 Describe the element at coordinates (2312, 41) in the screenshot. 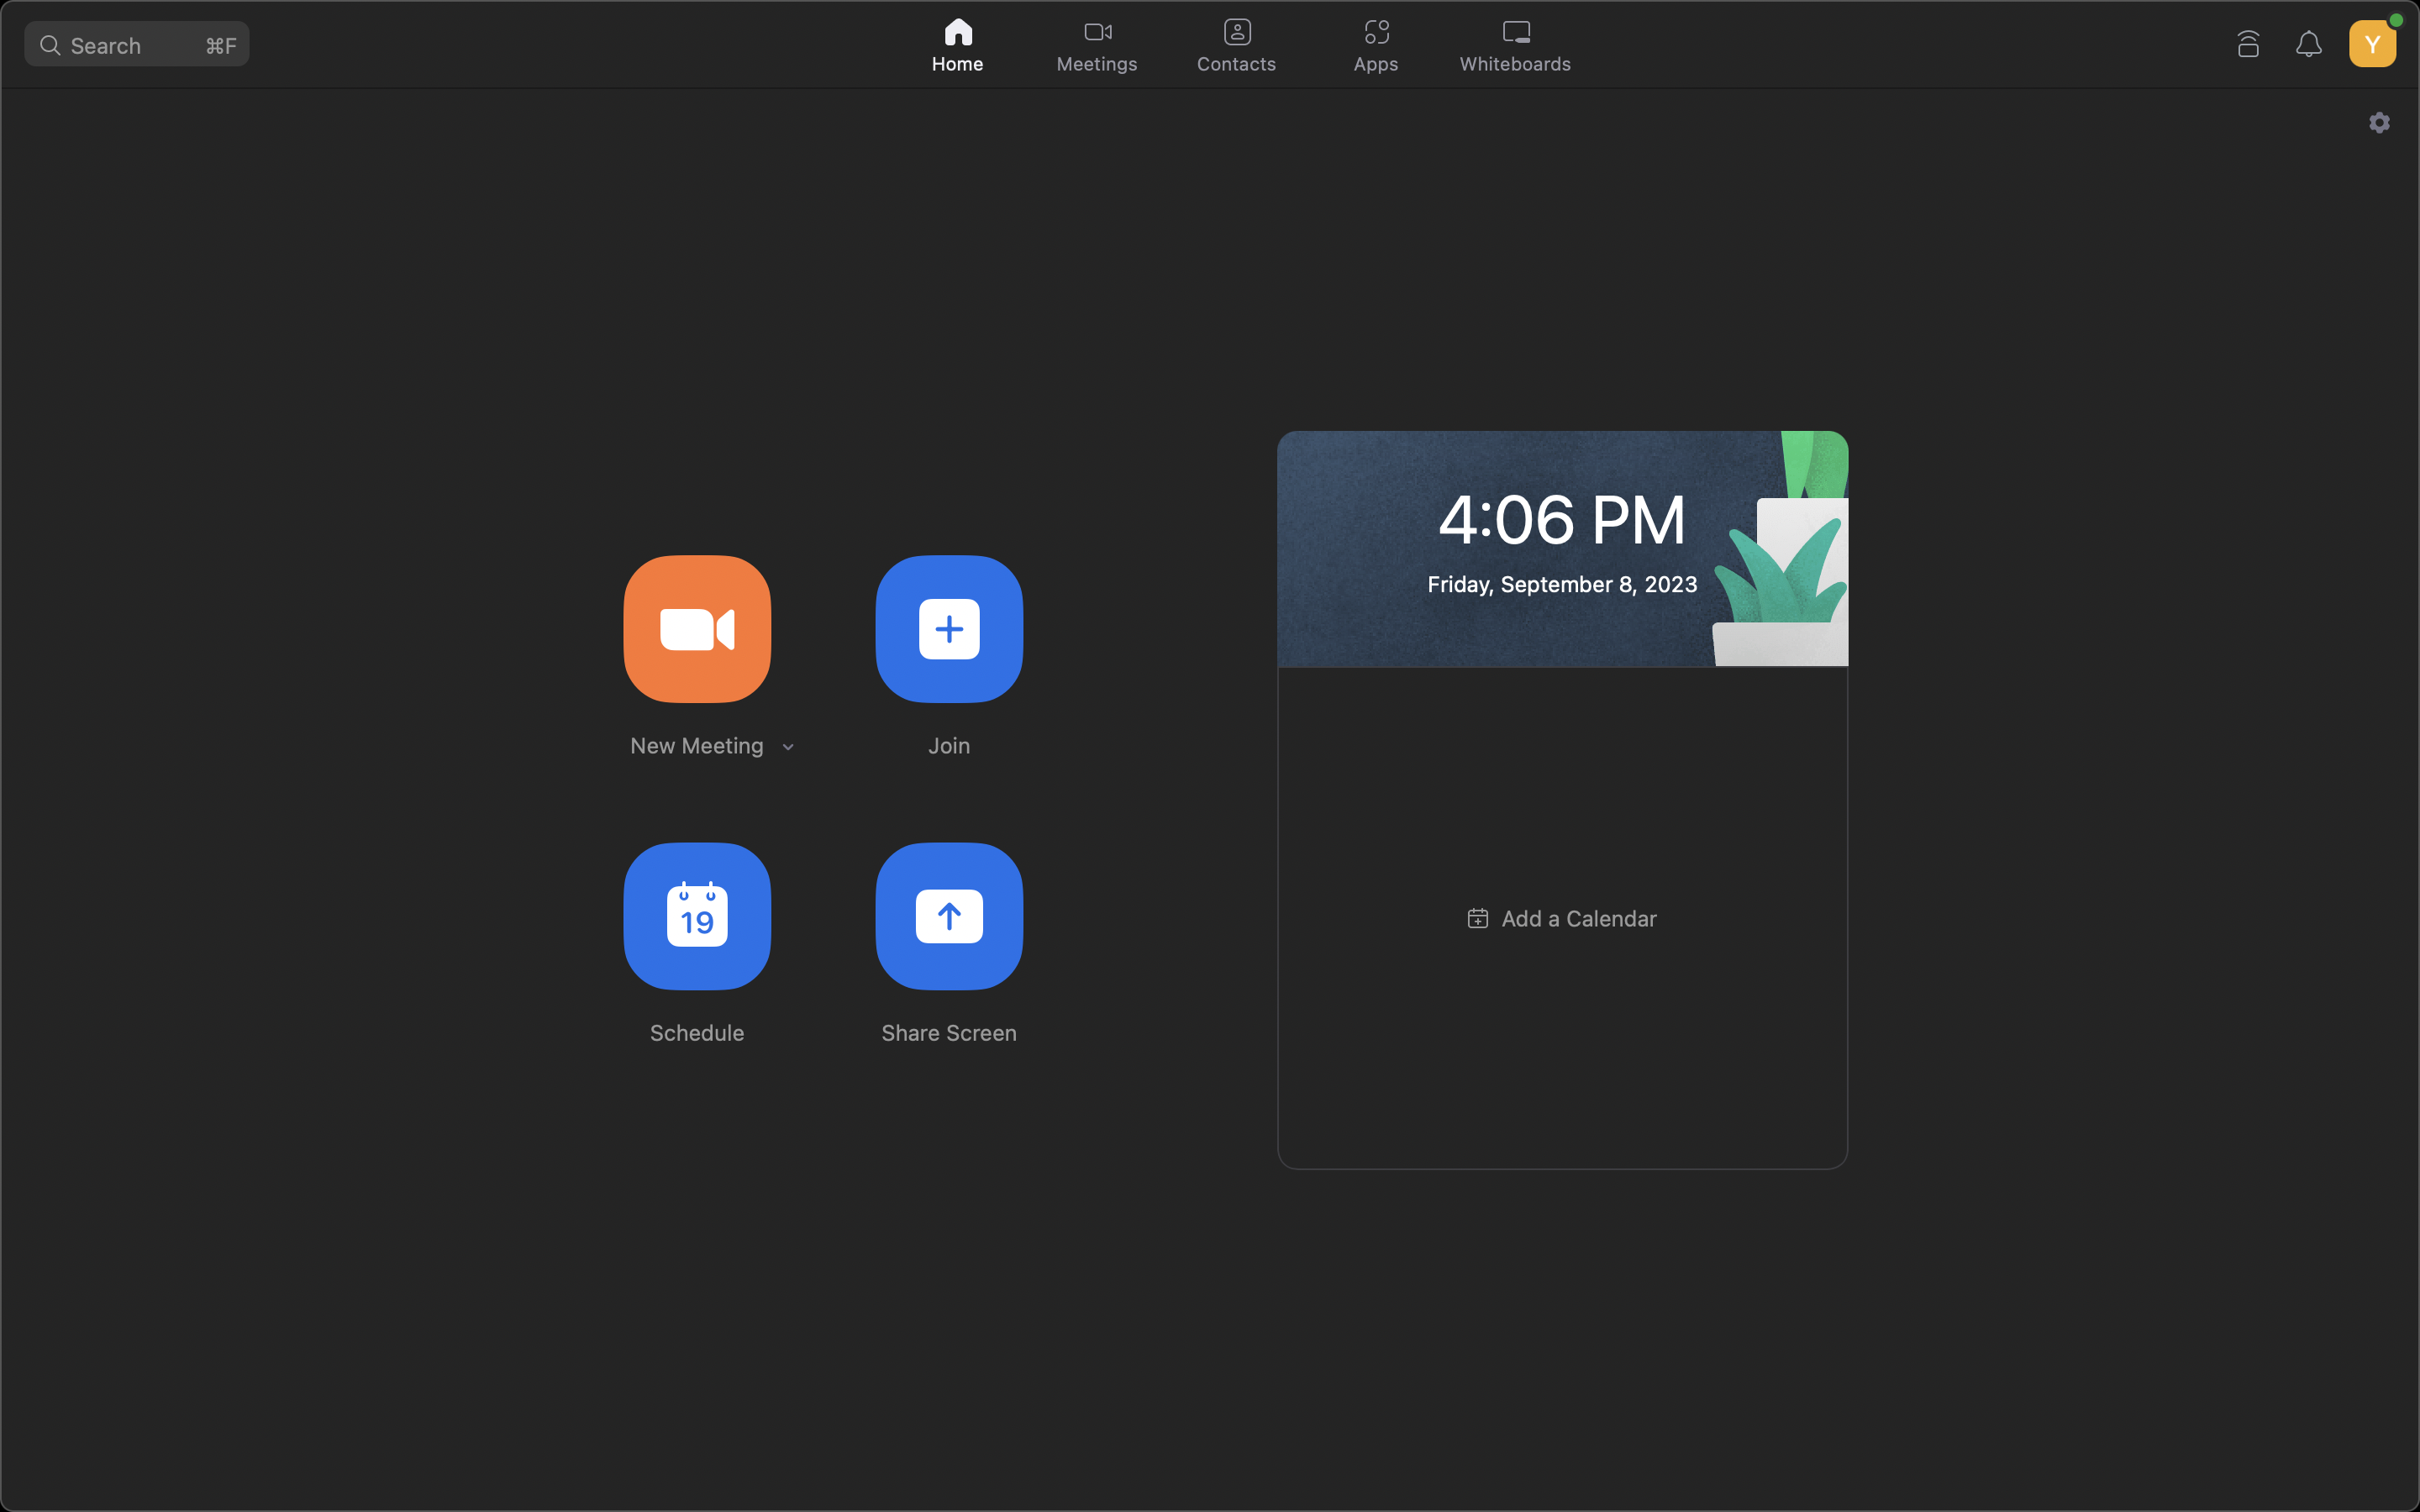

I see `the notifications by clicking on the bell symbol` at that location.